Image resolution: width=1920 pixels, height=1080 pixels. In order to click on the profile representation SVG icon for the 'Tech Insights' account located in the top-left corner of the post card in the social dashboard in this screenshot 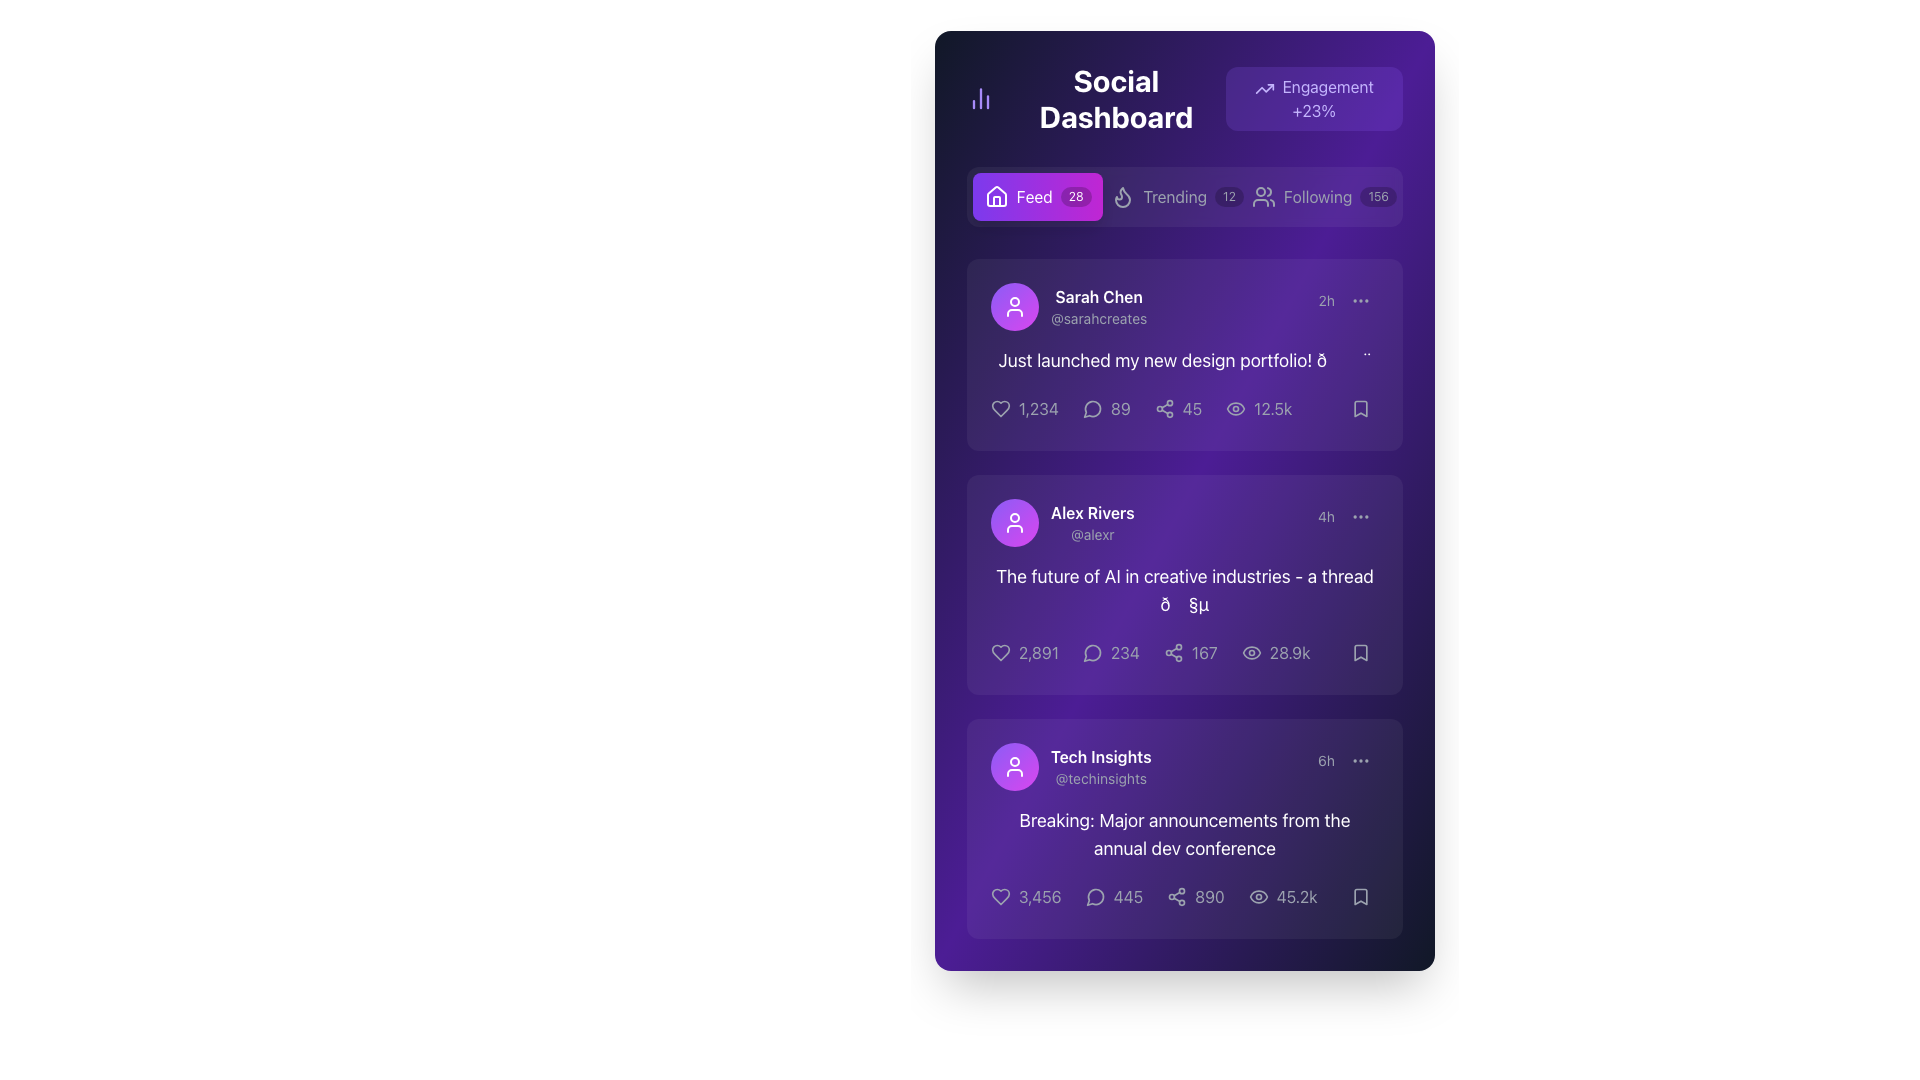, I will do `click(1014, 766)`.